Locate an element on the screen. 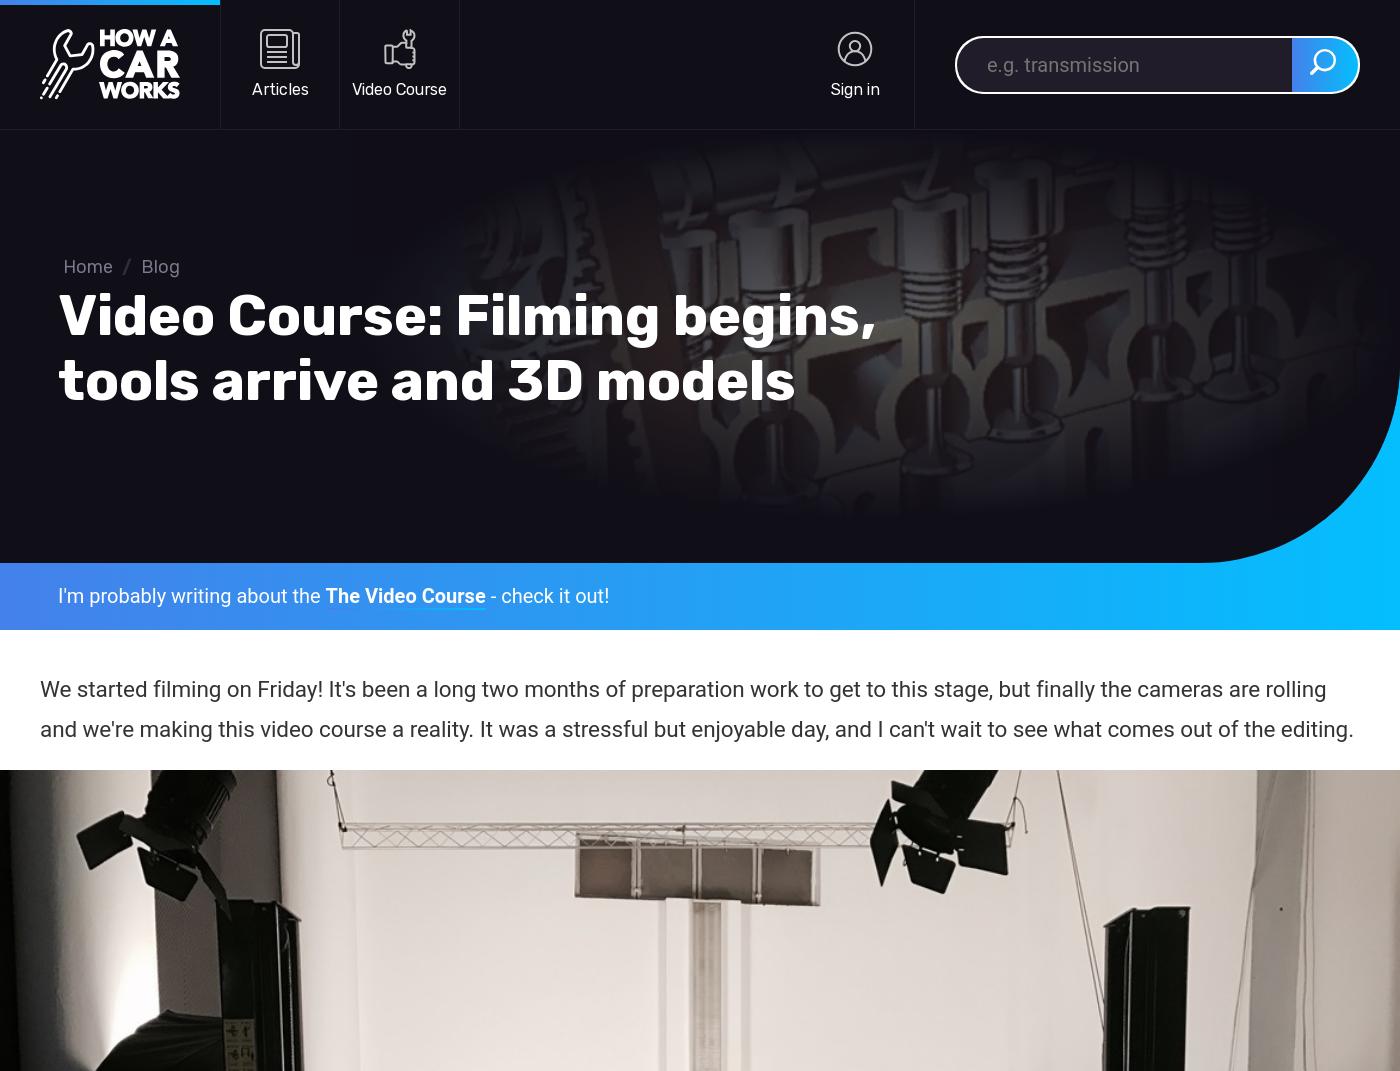 The height and width of the screenshot is (1071, 1400). 'Articles' is located at coordinates (251, 88).